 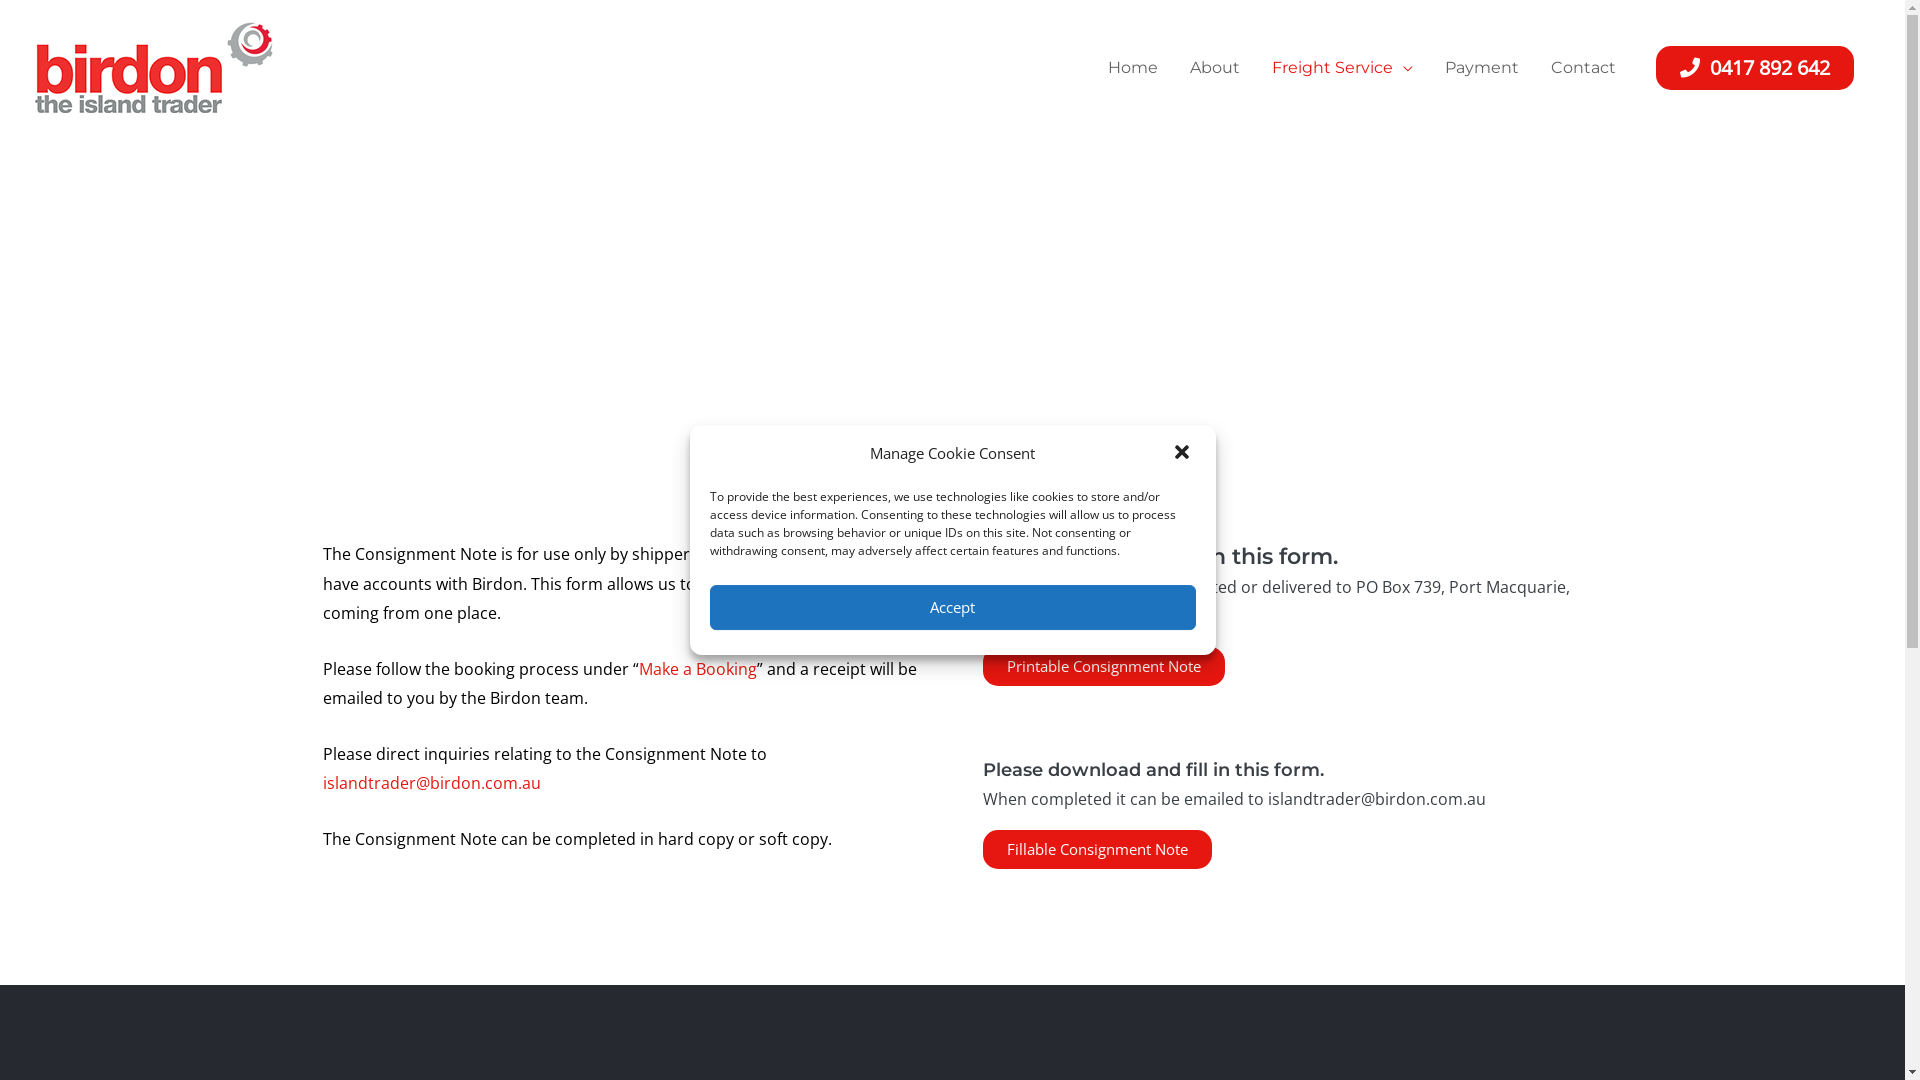 What do you see at coordinates (1102, 666) in the screenshot?
I see `'Printable Consignment Note'` at bounding box center [1102, 666].